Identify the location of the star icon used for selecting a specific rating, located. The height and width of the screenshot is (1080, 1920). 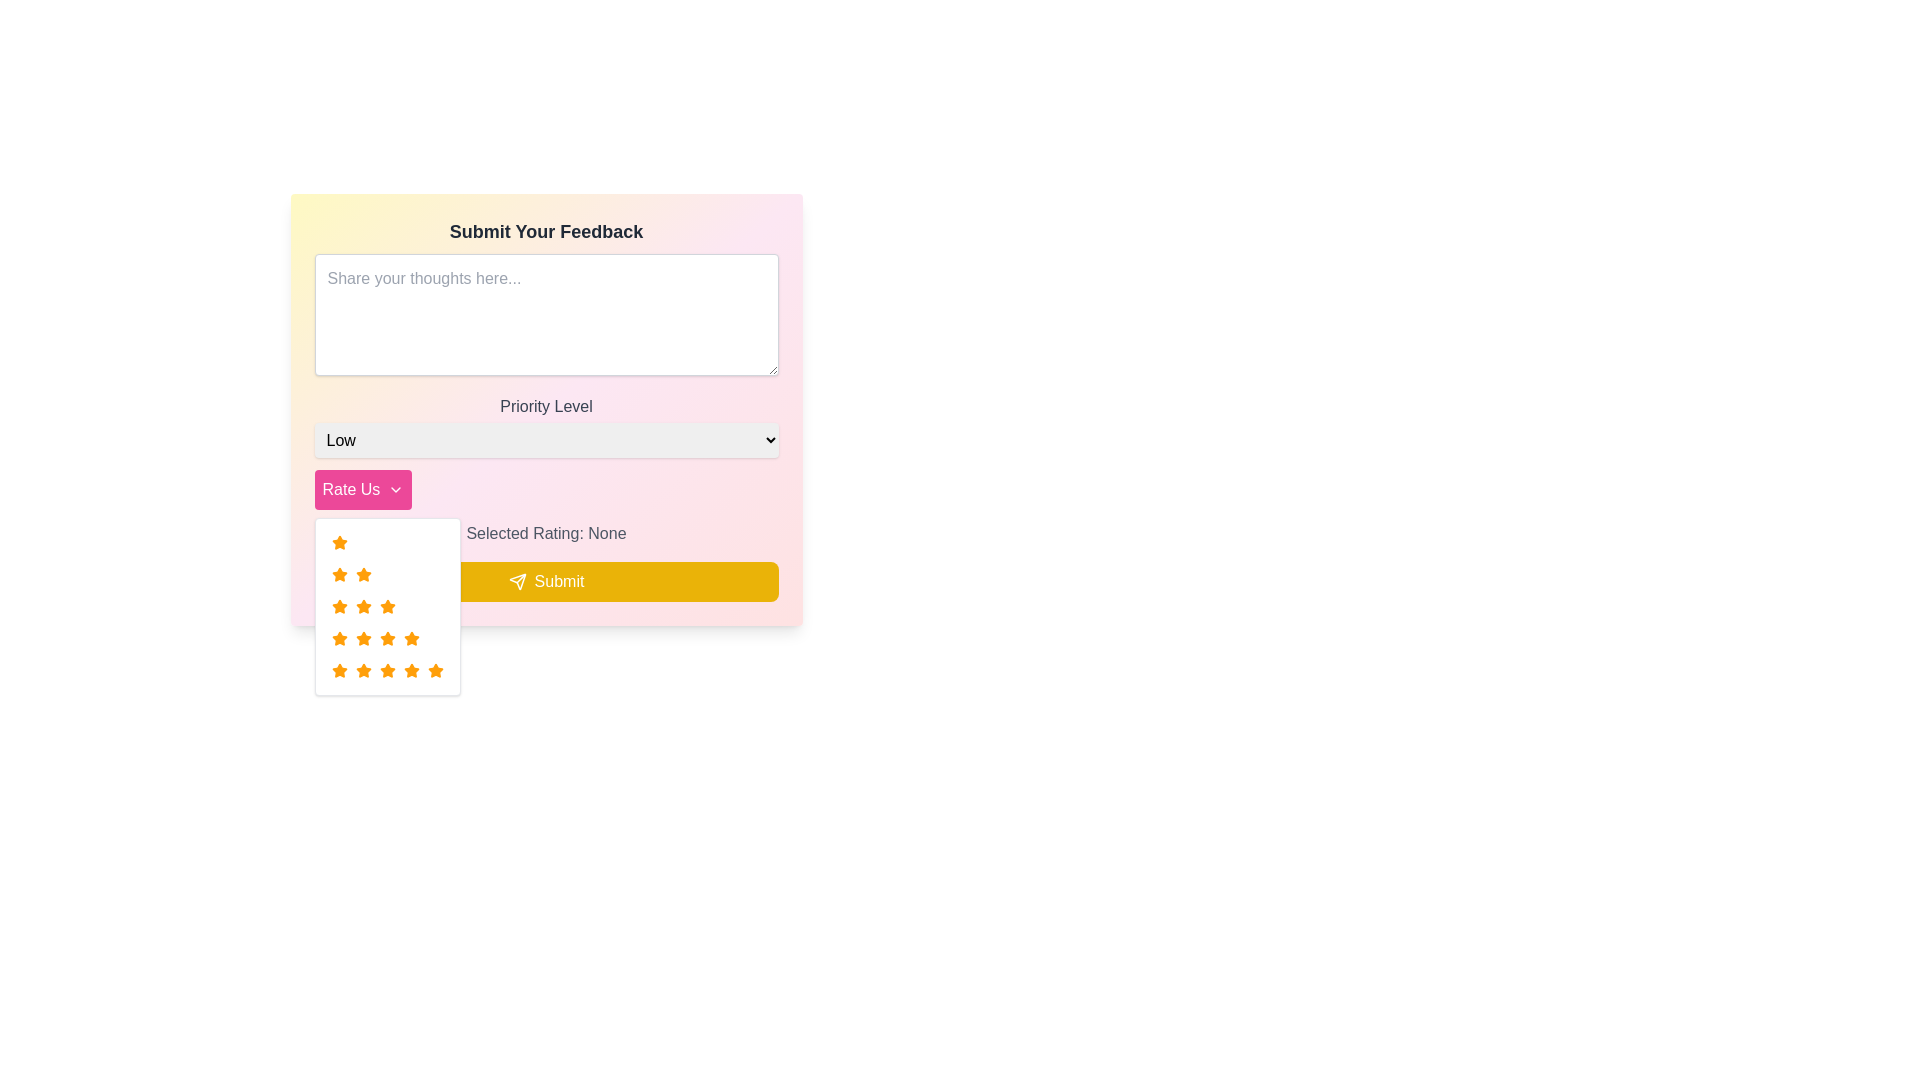
(410, 638).